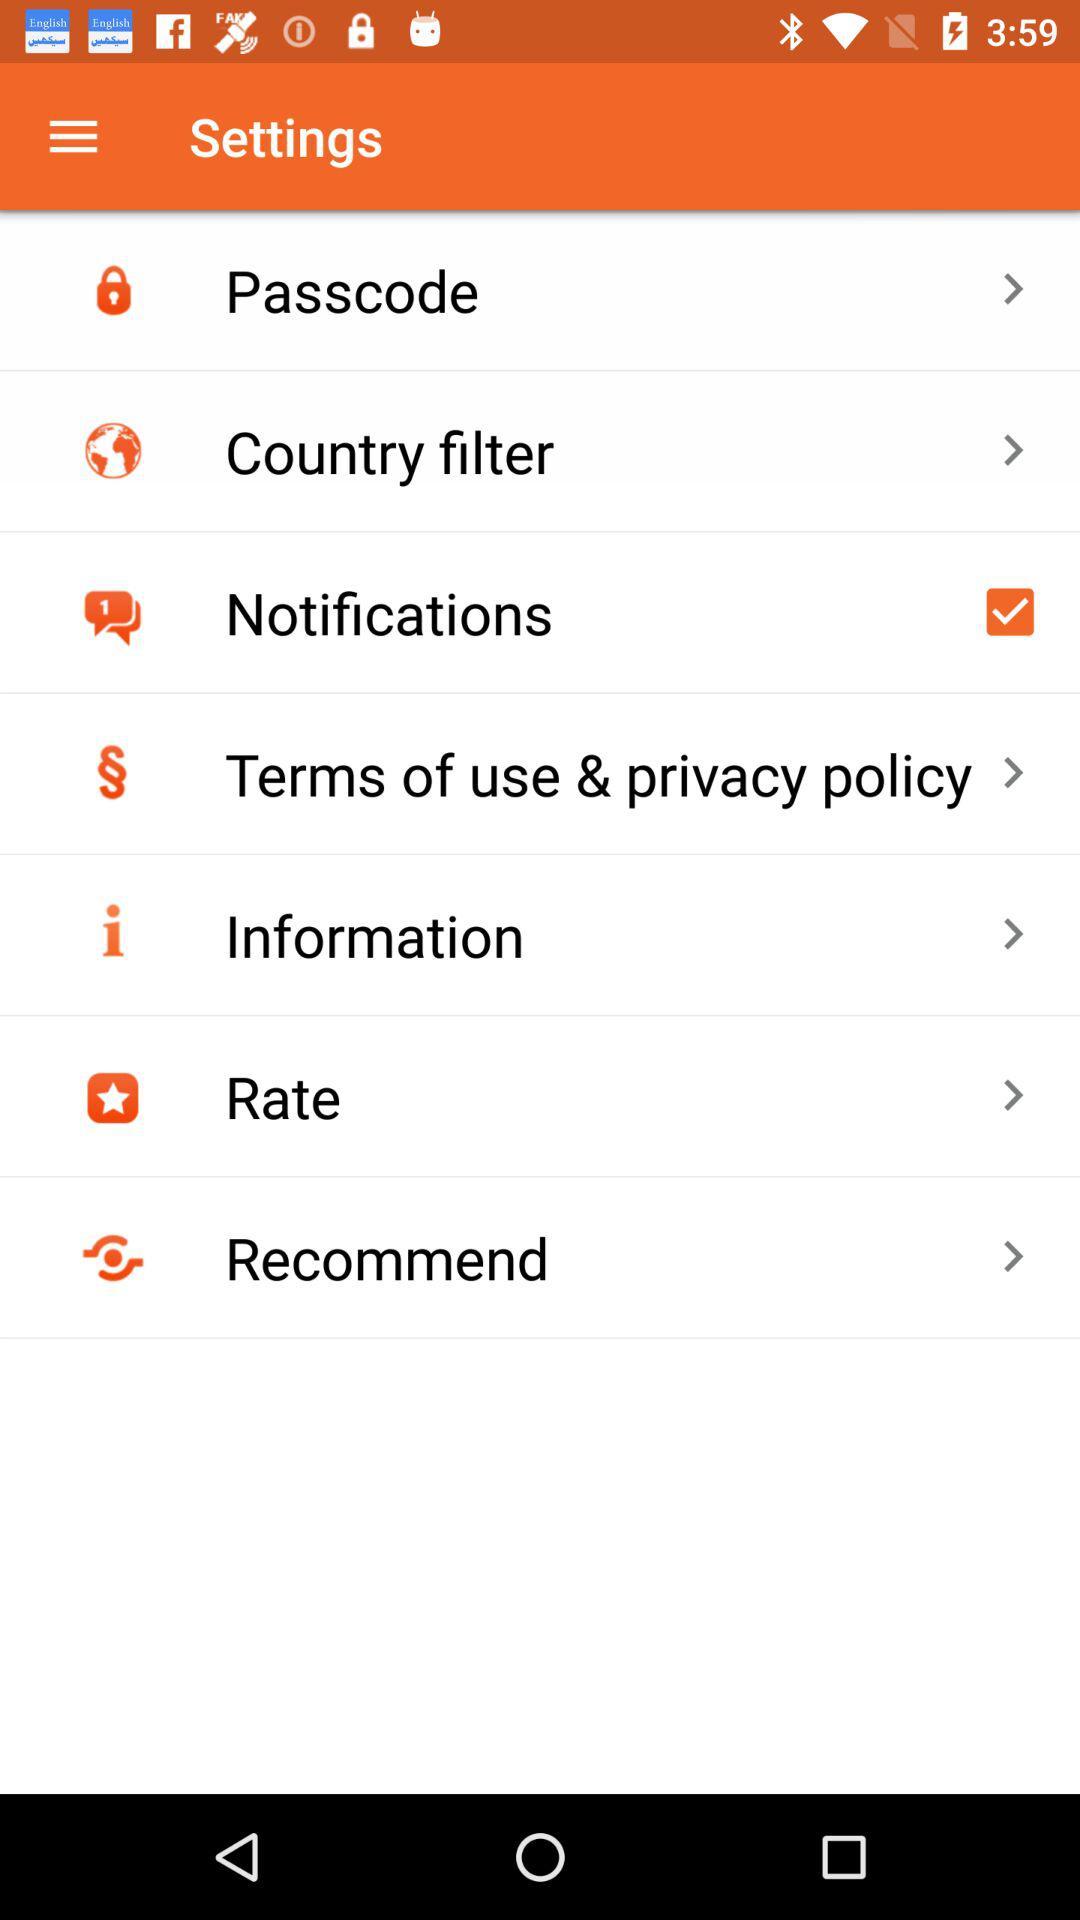 This screenshot has width=1080, height=1920. Describe the element at coordinates (611, 1256) in the screenshot. I see `the icon below rate` at that location.